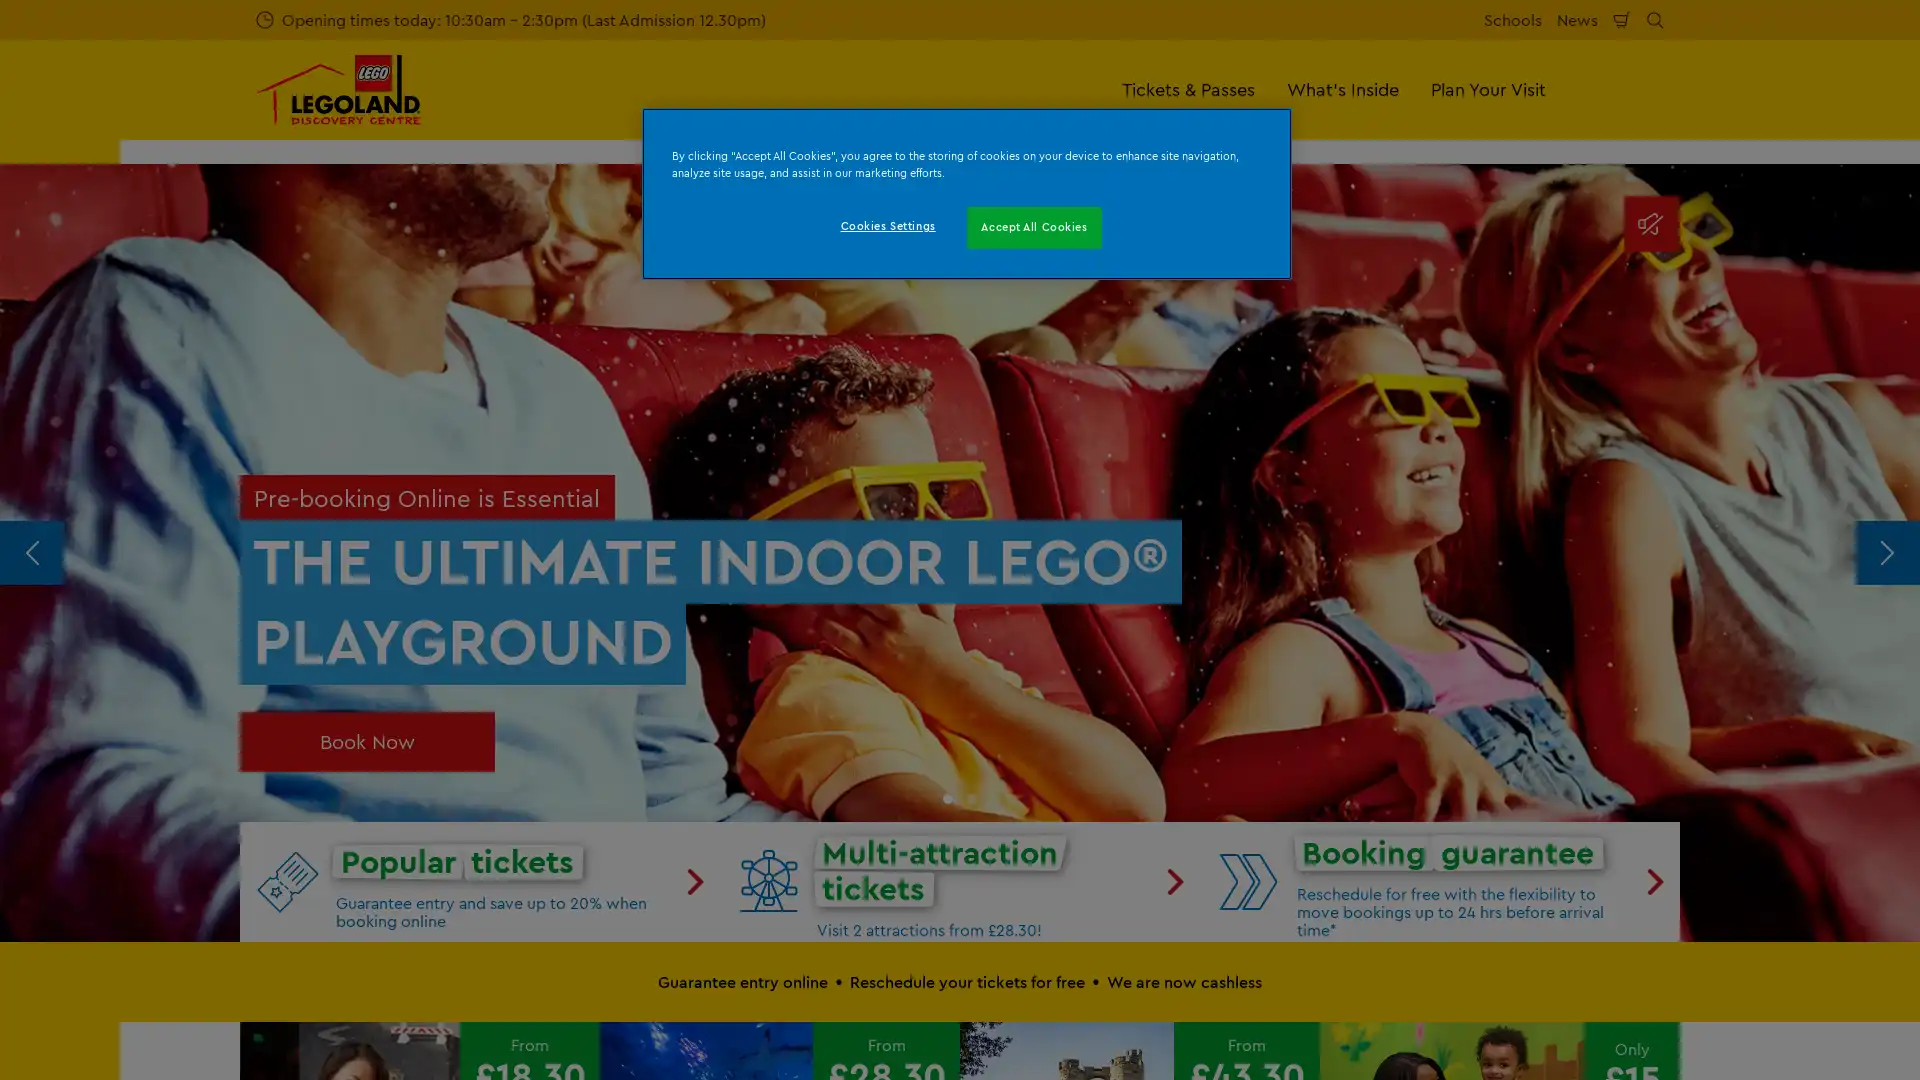 Image resolution: width=1920 pixels, height=1080 pixels. Describe the element at coordinates (1655, 19) in the screenshot. I see `Search` at that location.